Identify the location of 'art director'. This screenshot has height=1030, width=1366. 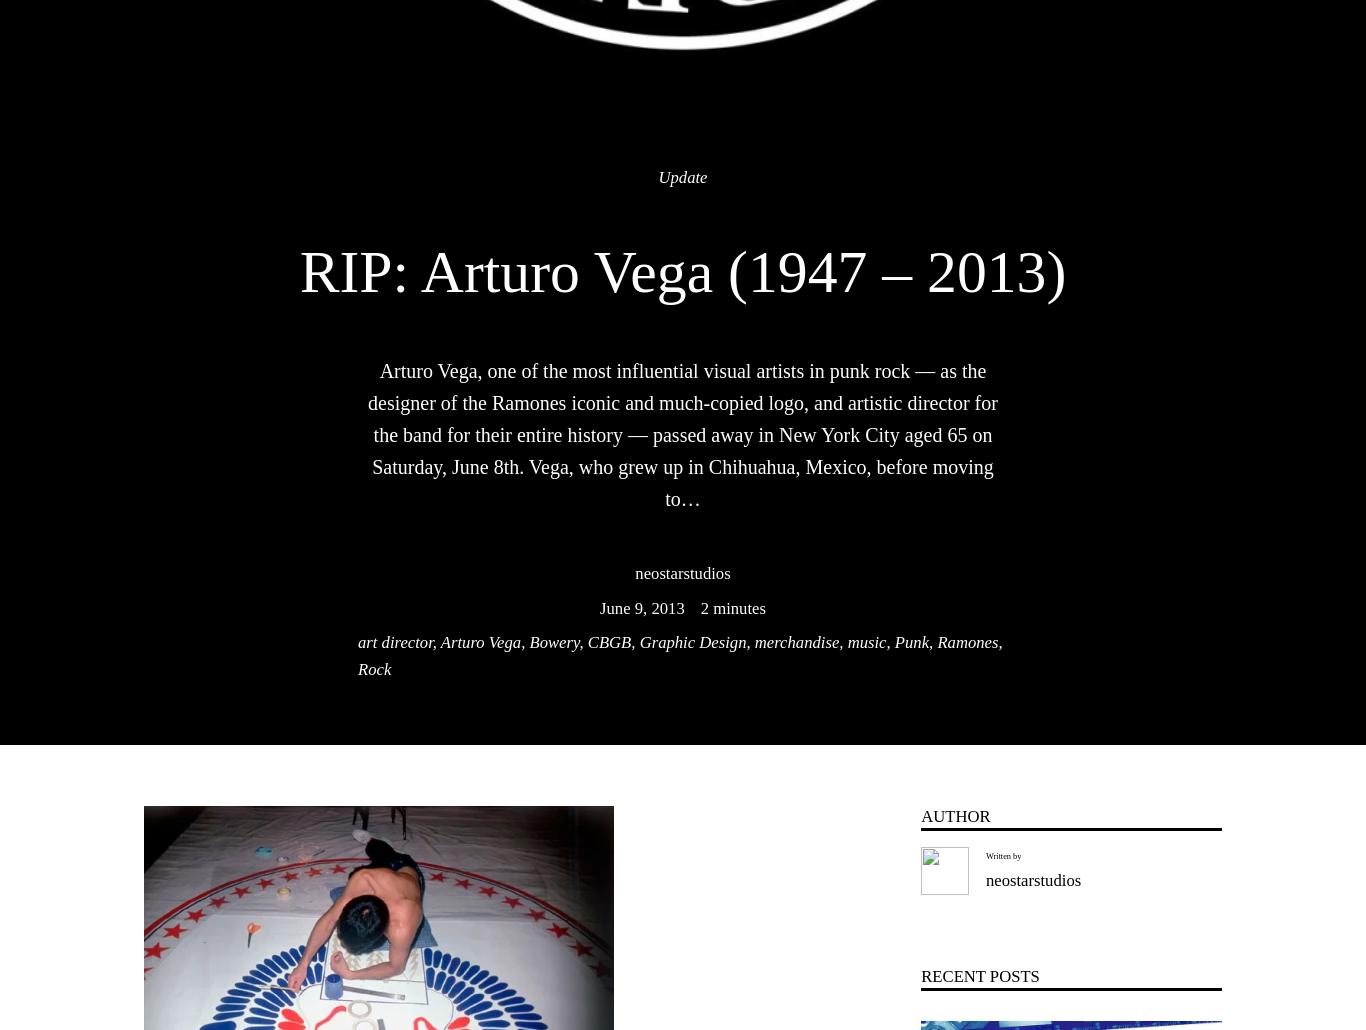
(394, 641).